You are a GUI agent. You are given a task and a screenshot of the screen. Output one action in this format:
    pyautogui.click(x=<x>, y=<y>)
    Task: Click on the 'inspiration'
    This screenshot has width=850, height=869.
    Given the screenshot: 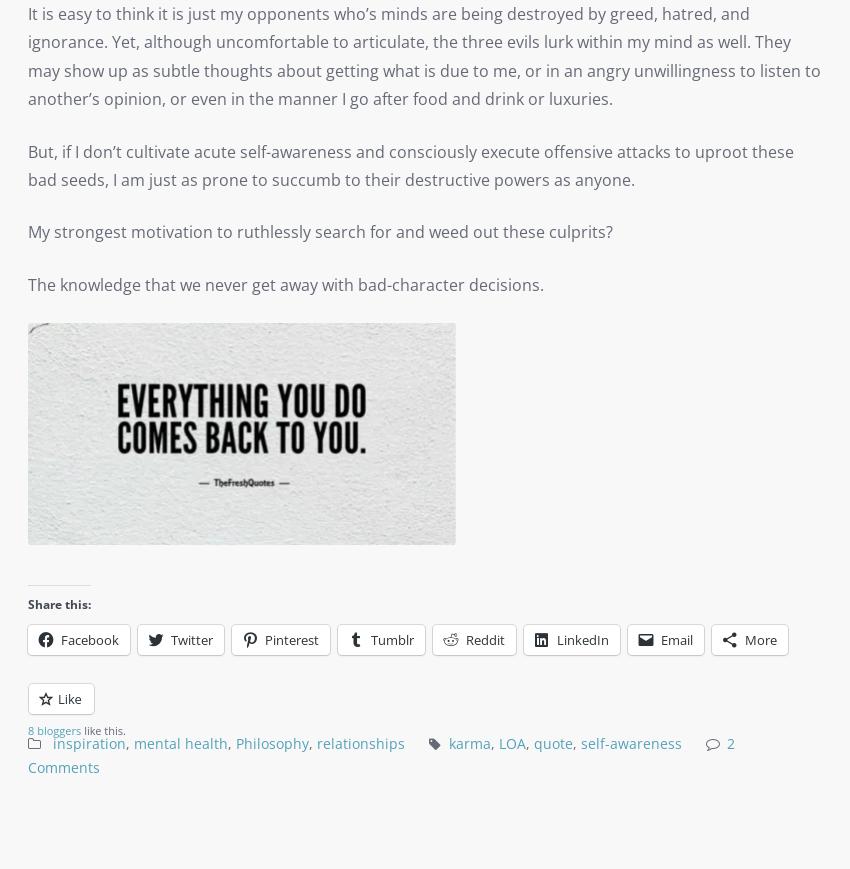 What is the action you would take?
    pyautogui.click(x=87, y=742)
    